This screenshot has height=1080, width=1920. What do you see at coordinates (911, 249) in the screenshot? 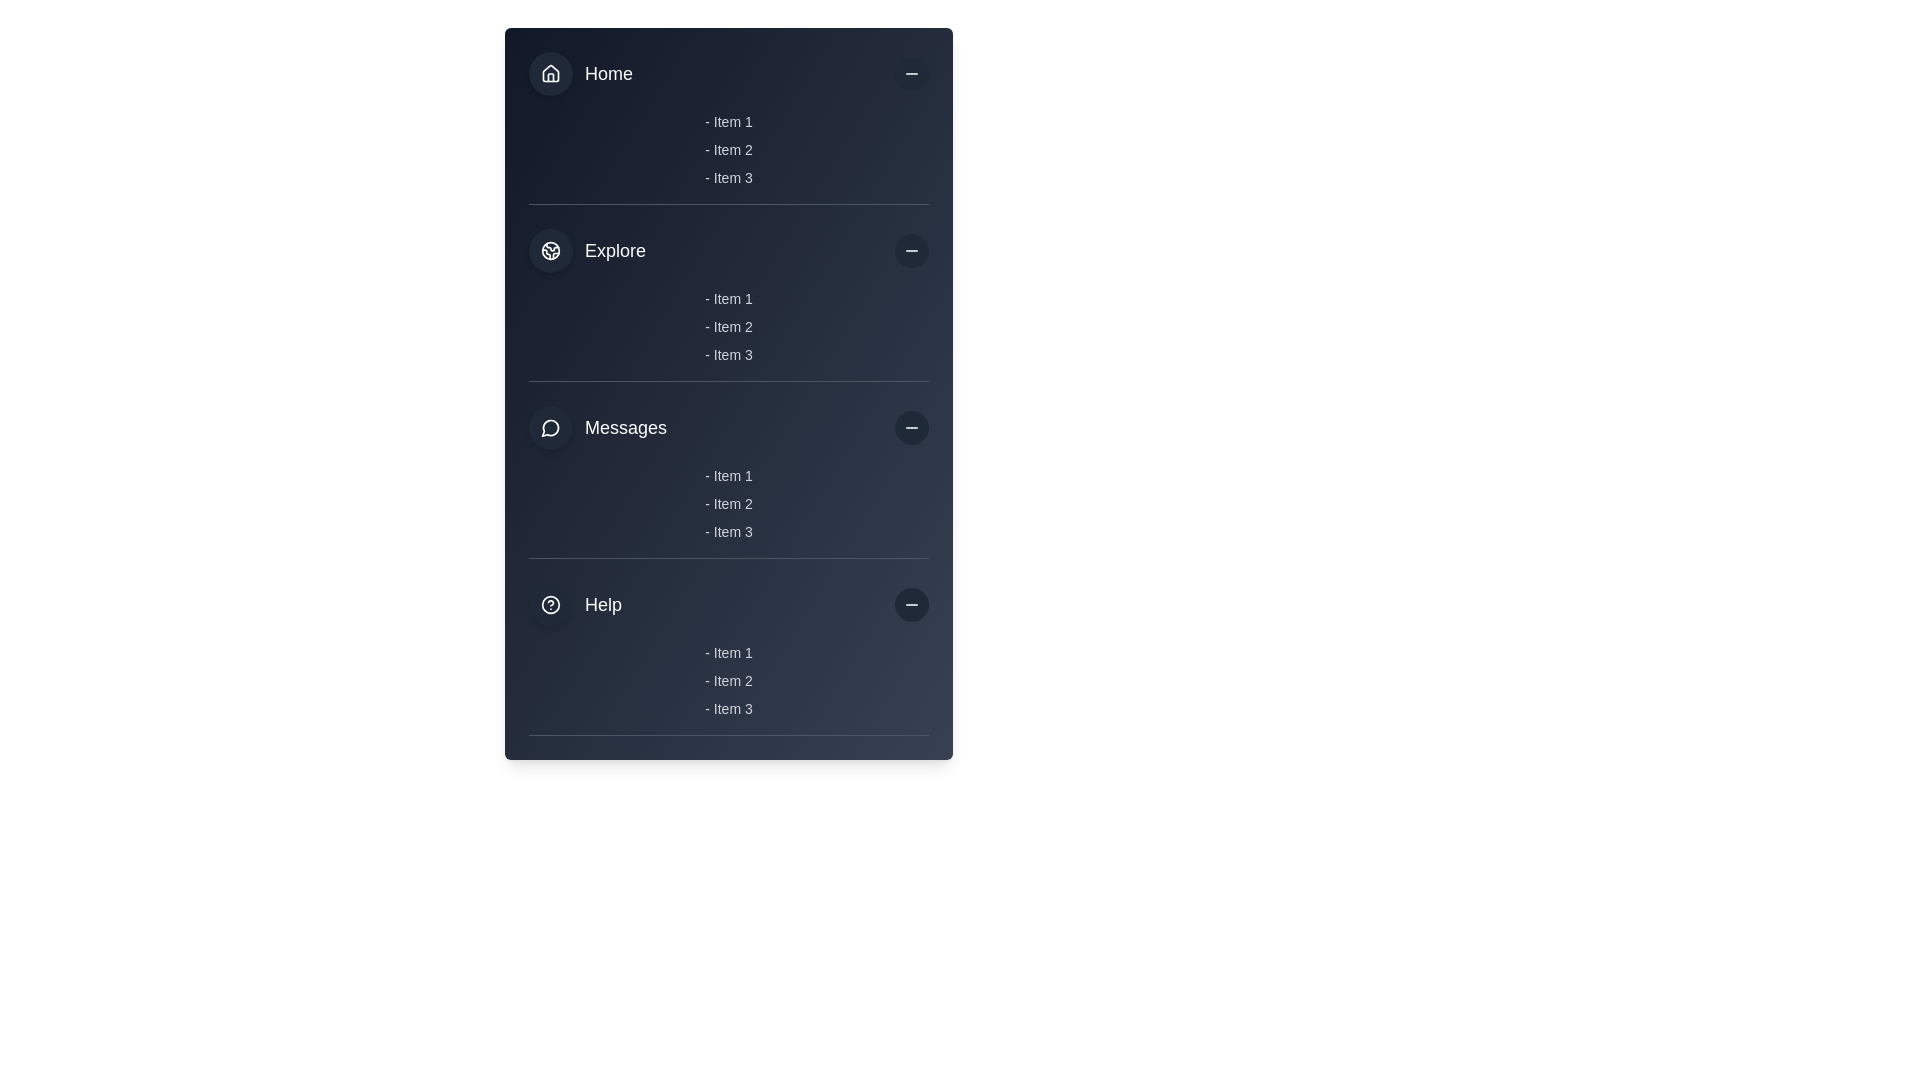
I see `the collapse button located in the 'Explore' section of the vertical menu to hide the sub-items under 'Explore'` at bounding box center [911, 249].